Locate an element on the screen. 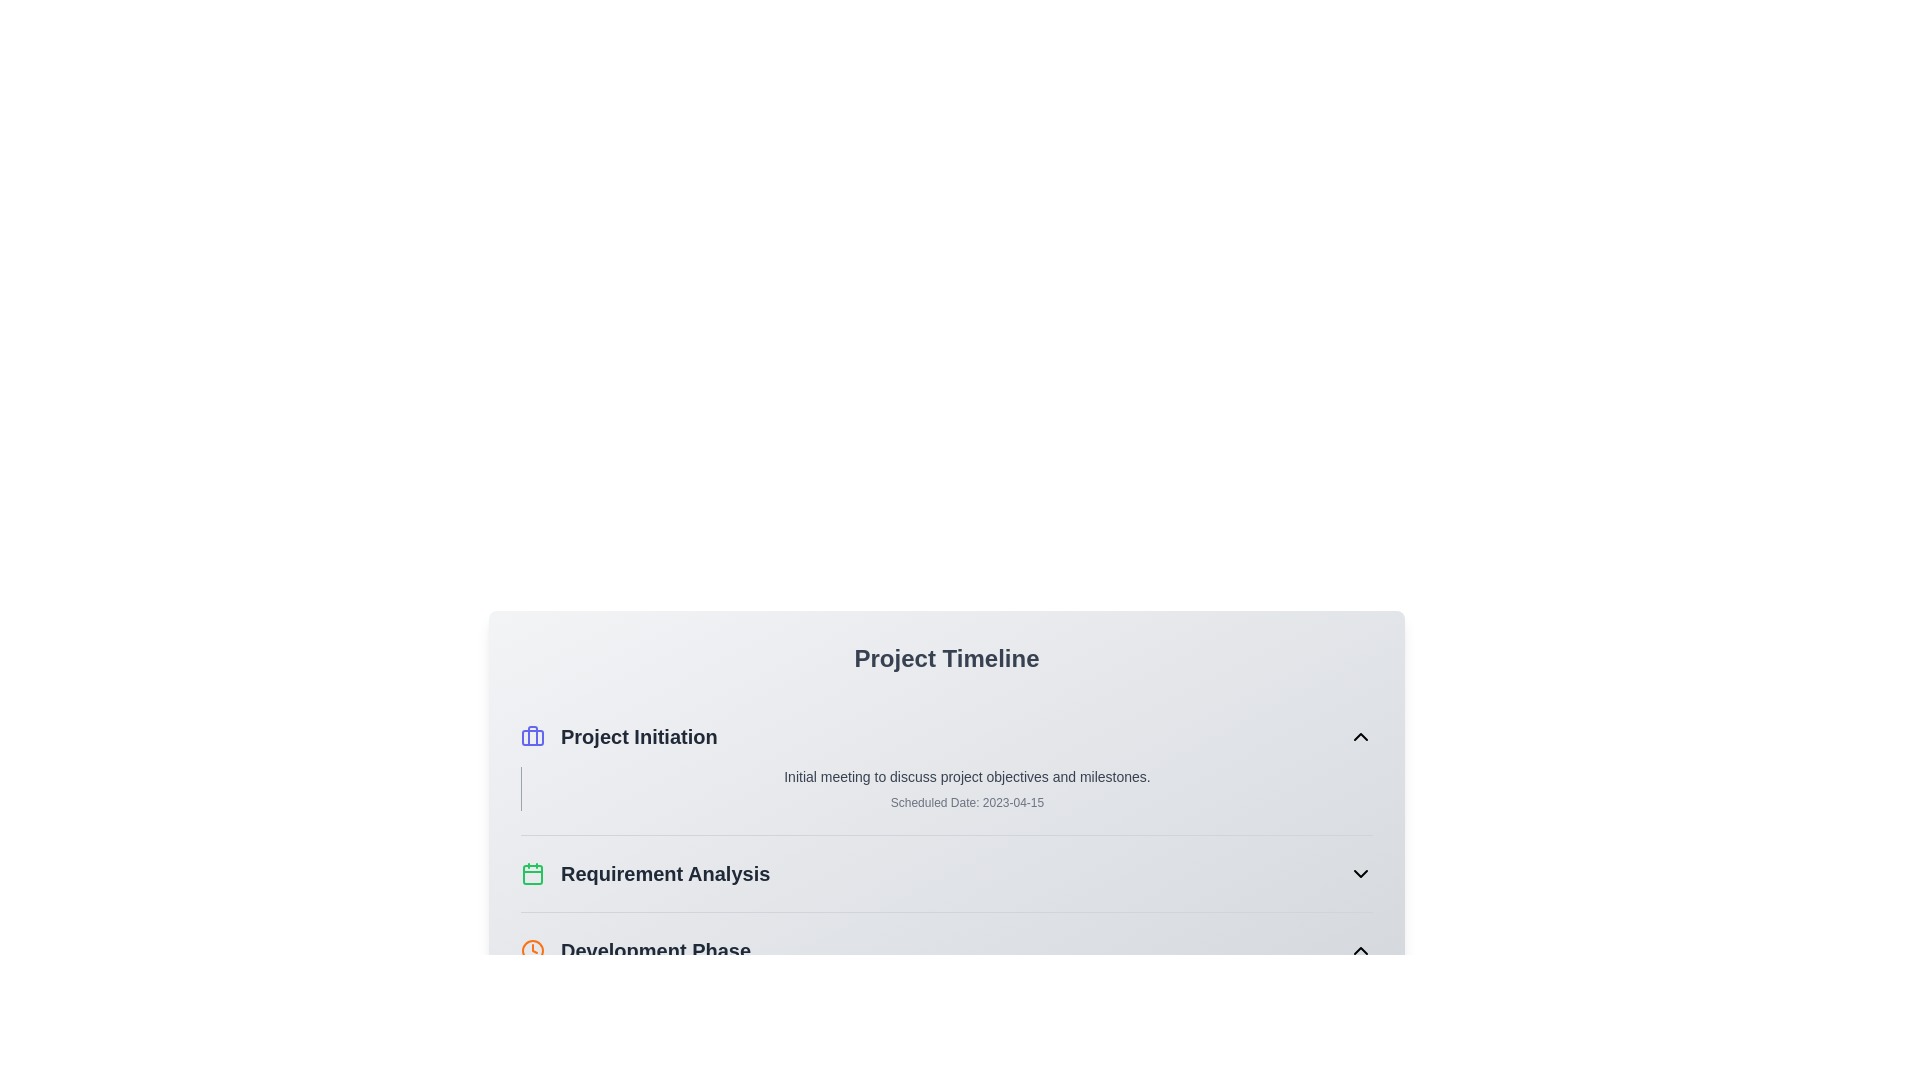 This screenshot has height=1080, width=1920. the scheduled date in the 'Project Initiation' section of the collapsible timeline, which is indicated by the descriptive text below the heading is located at coordinates (945, 766).